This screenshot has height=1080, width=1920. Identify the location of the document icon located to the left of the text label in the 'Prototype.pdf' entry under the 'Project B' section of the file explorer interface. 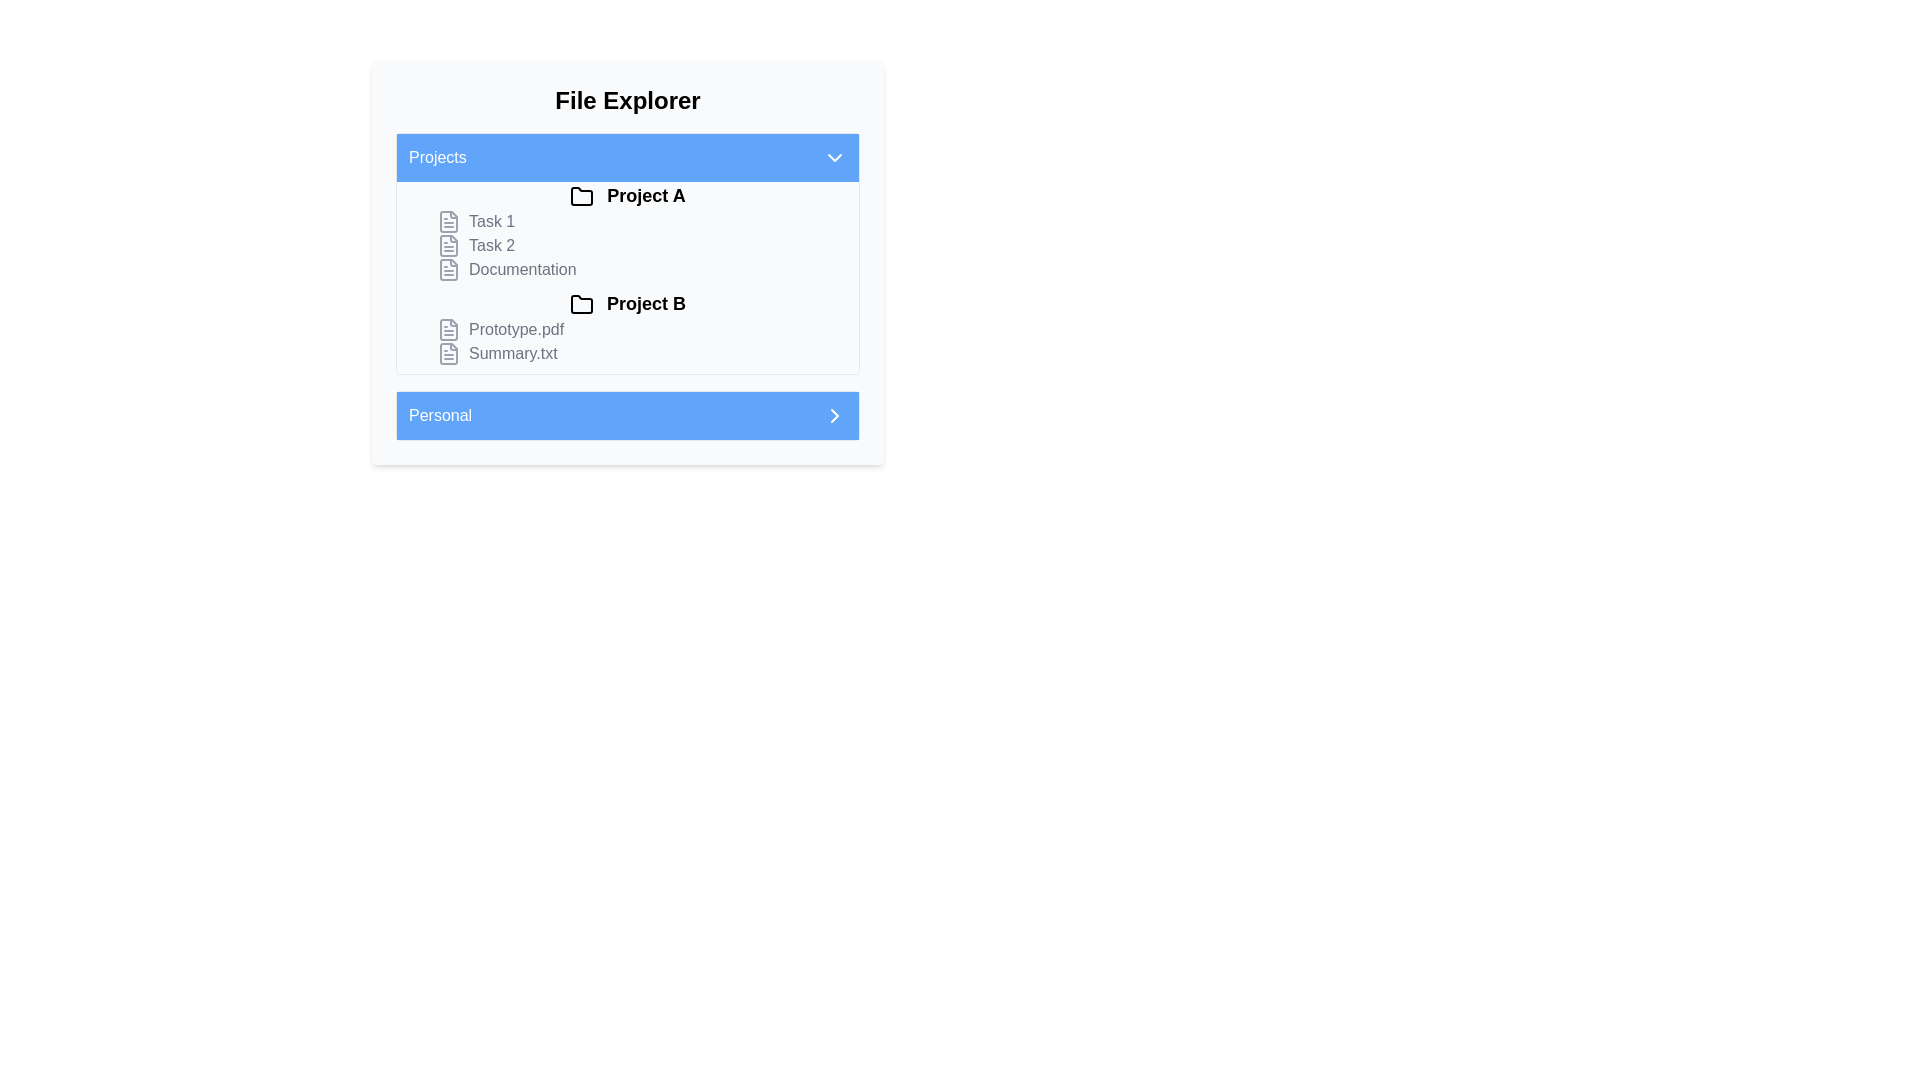
(448, 329).